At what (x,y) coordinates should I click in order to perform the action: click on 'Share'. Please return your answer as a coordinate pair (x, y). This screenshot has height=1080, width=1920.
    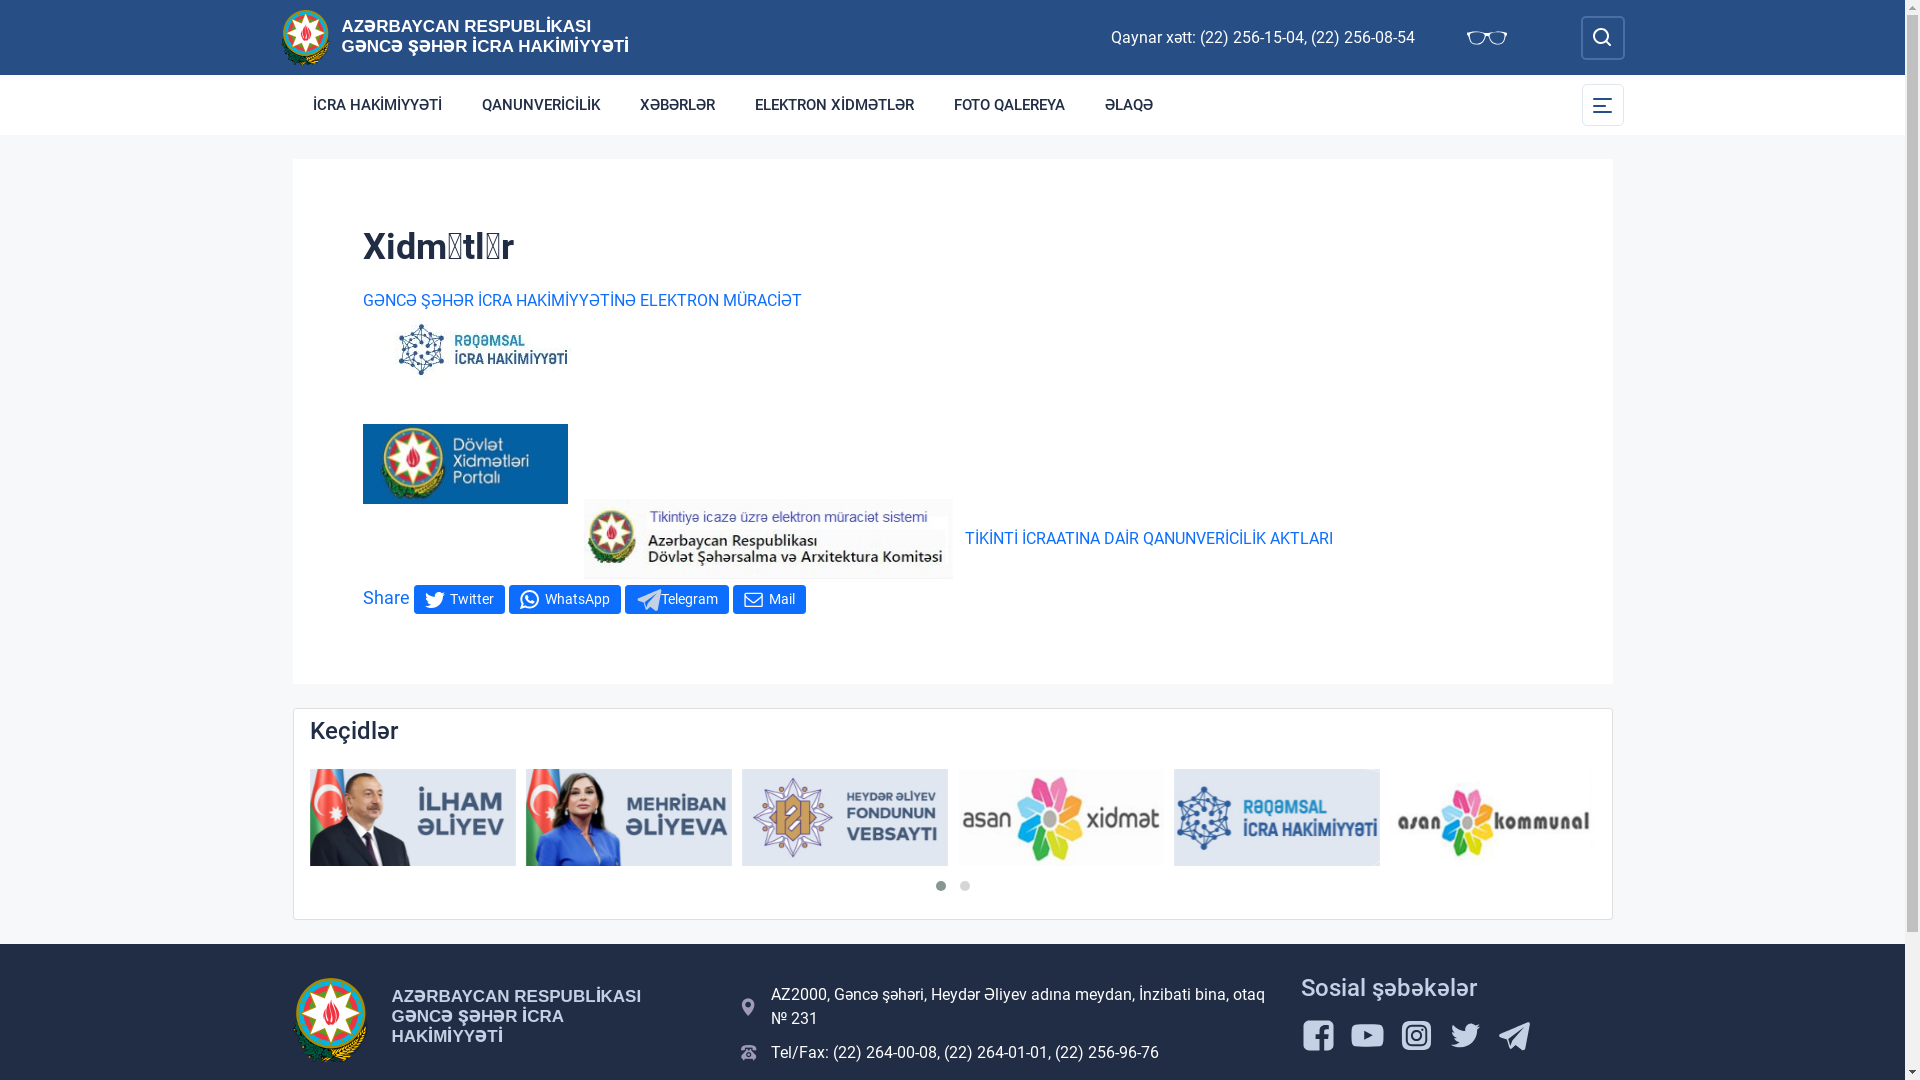
    Looking at the image, I should click on (385, 596).